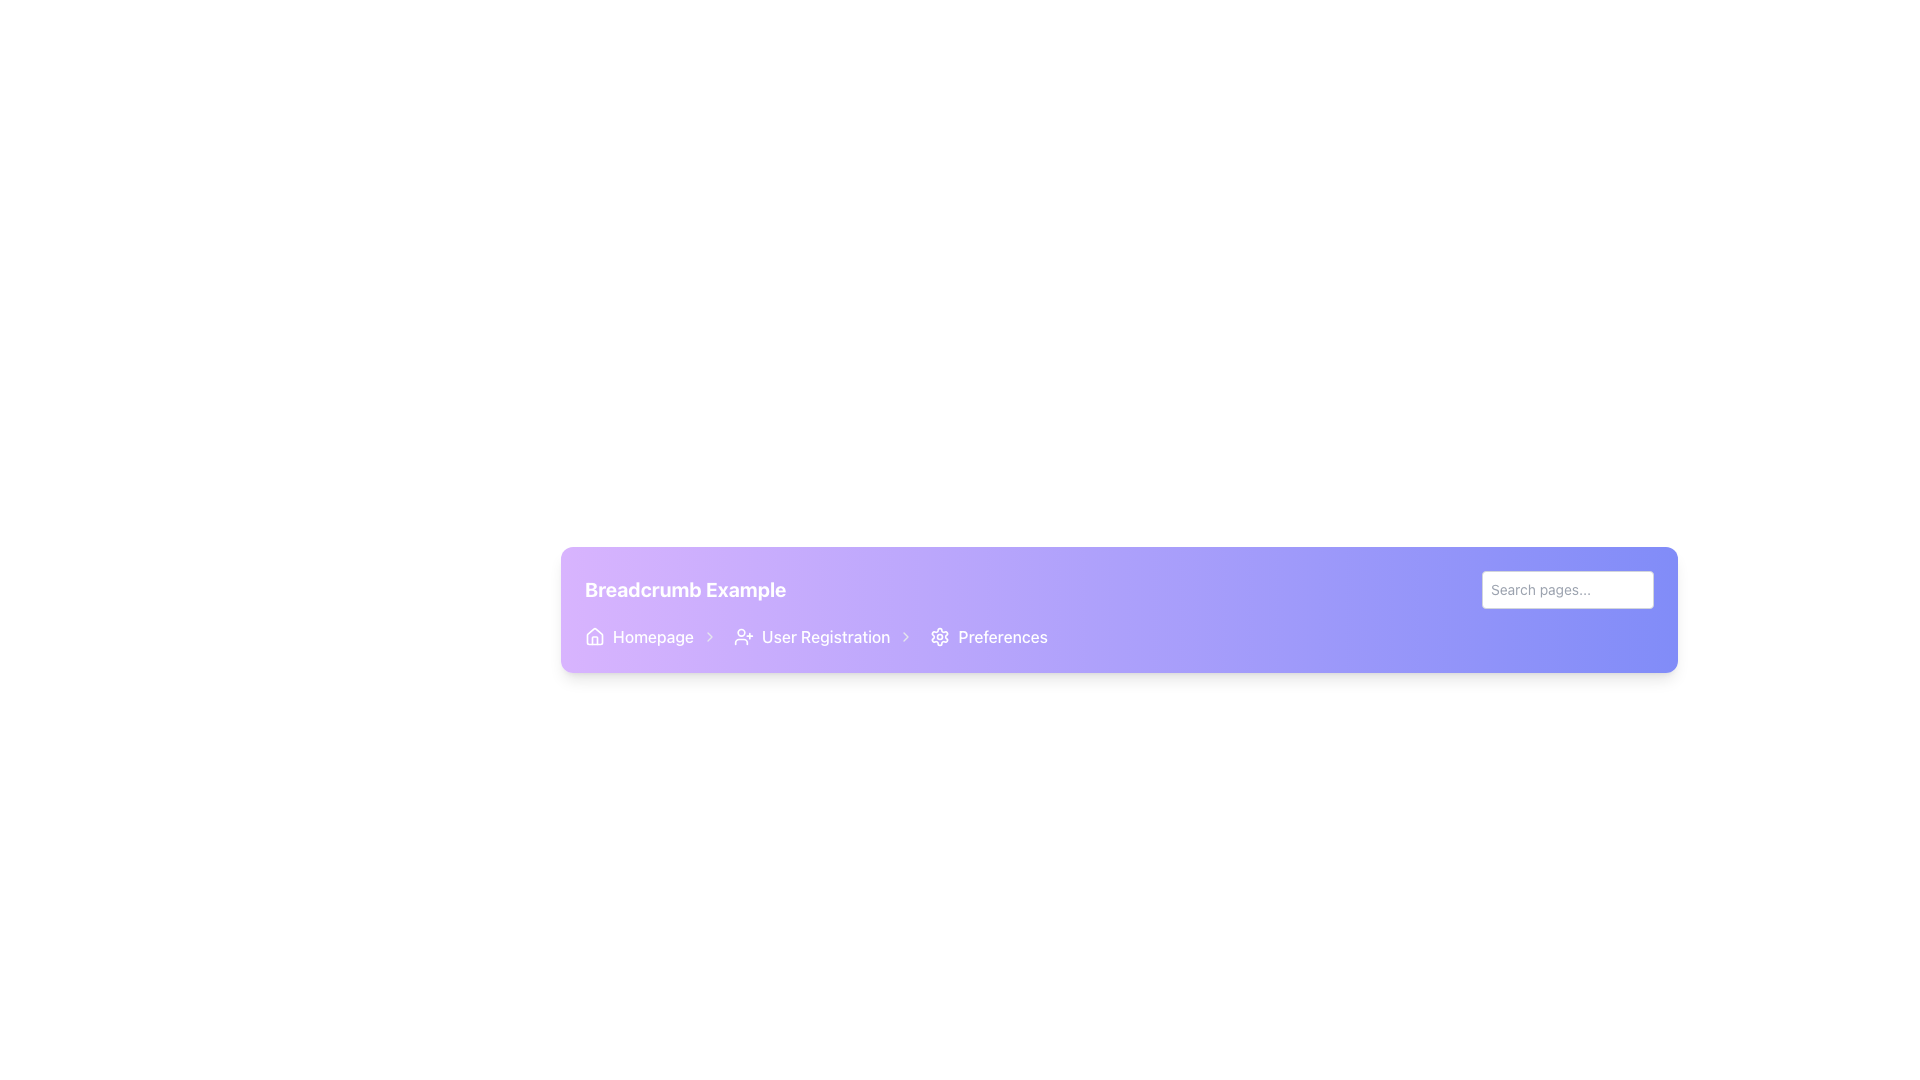 This screenshot has width=1920, height=1080. I want to click on the text link in the breadcrumb navigation bar, so click(653, 636).